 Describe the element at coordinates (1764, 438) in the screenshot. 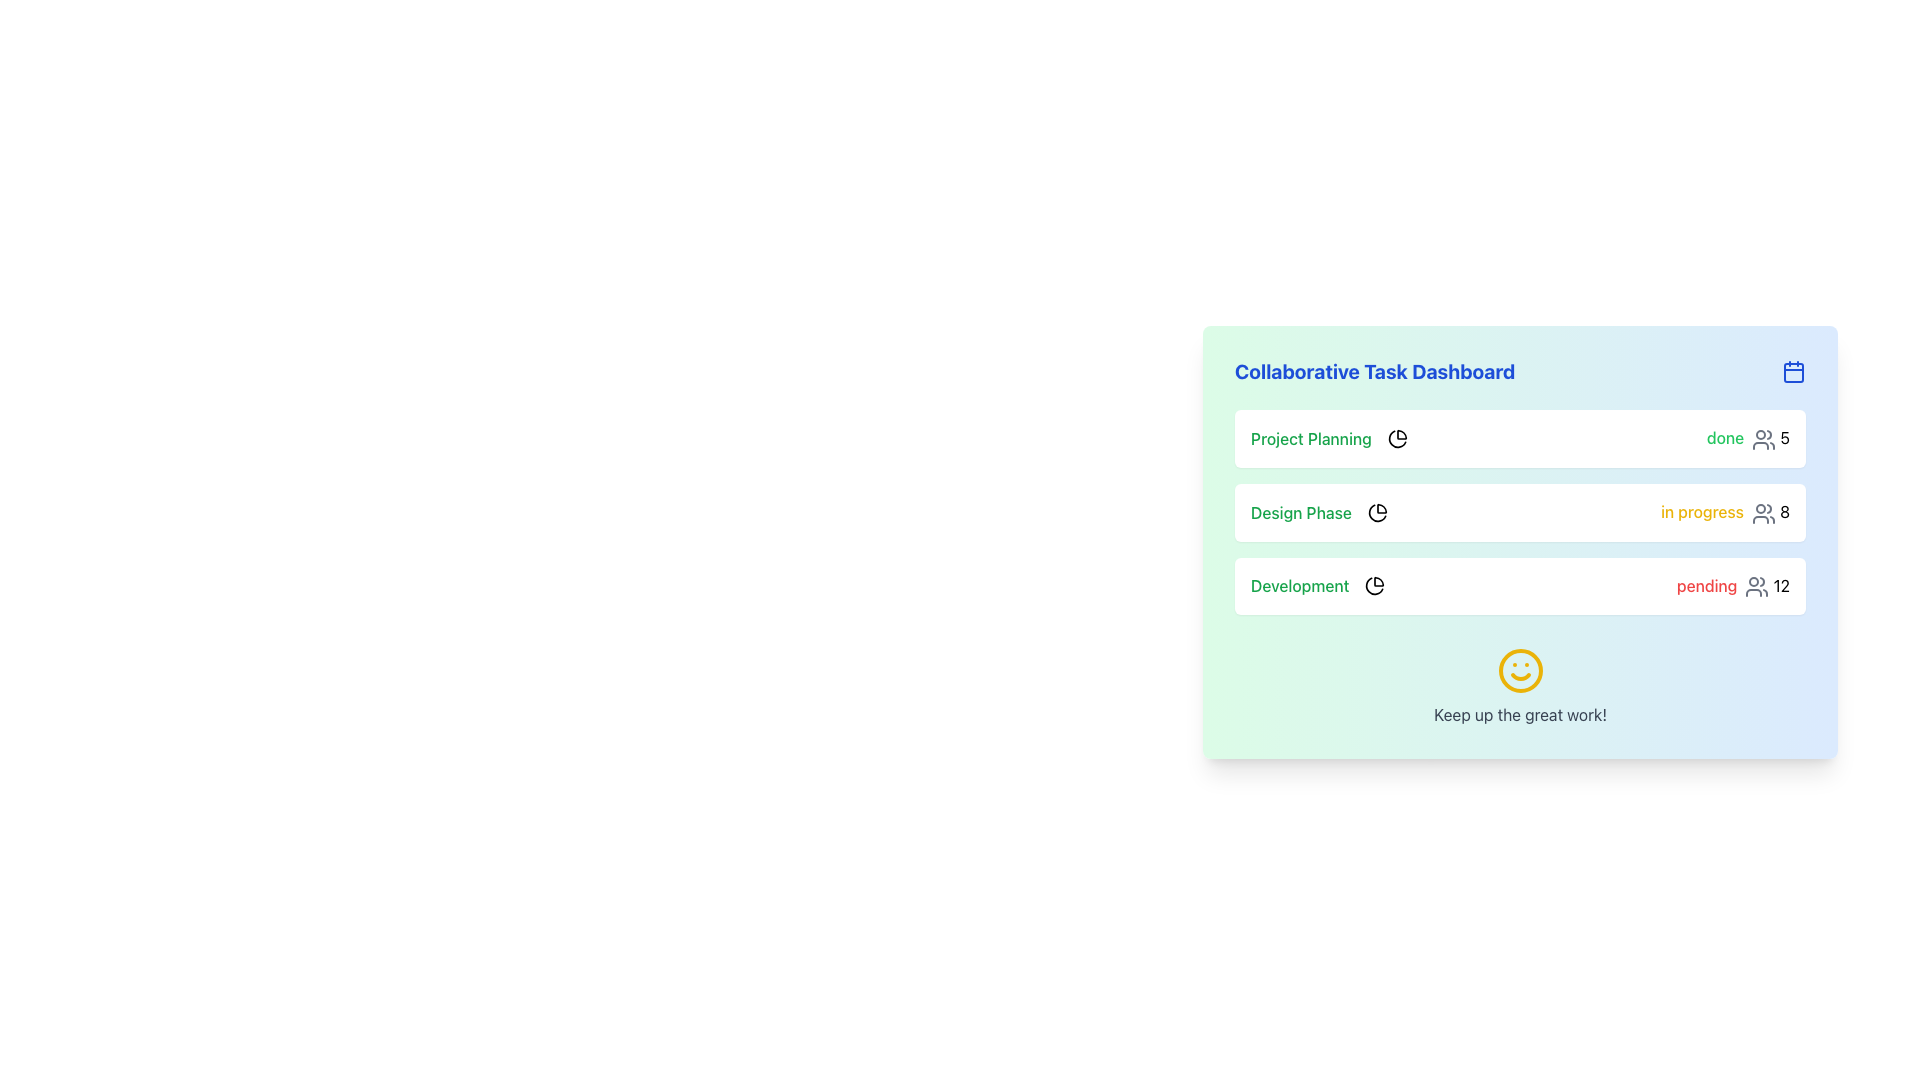

I see `the compact user group icon, which is gray and outlined, located next to the text 'done' in the 'Project Planning' row of the dashboard` at that location.